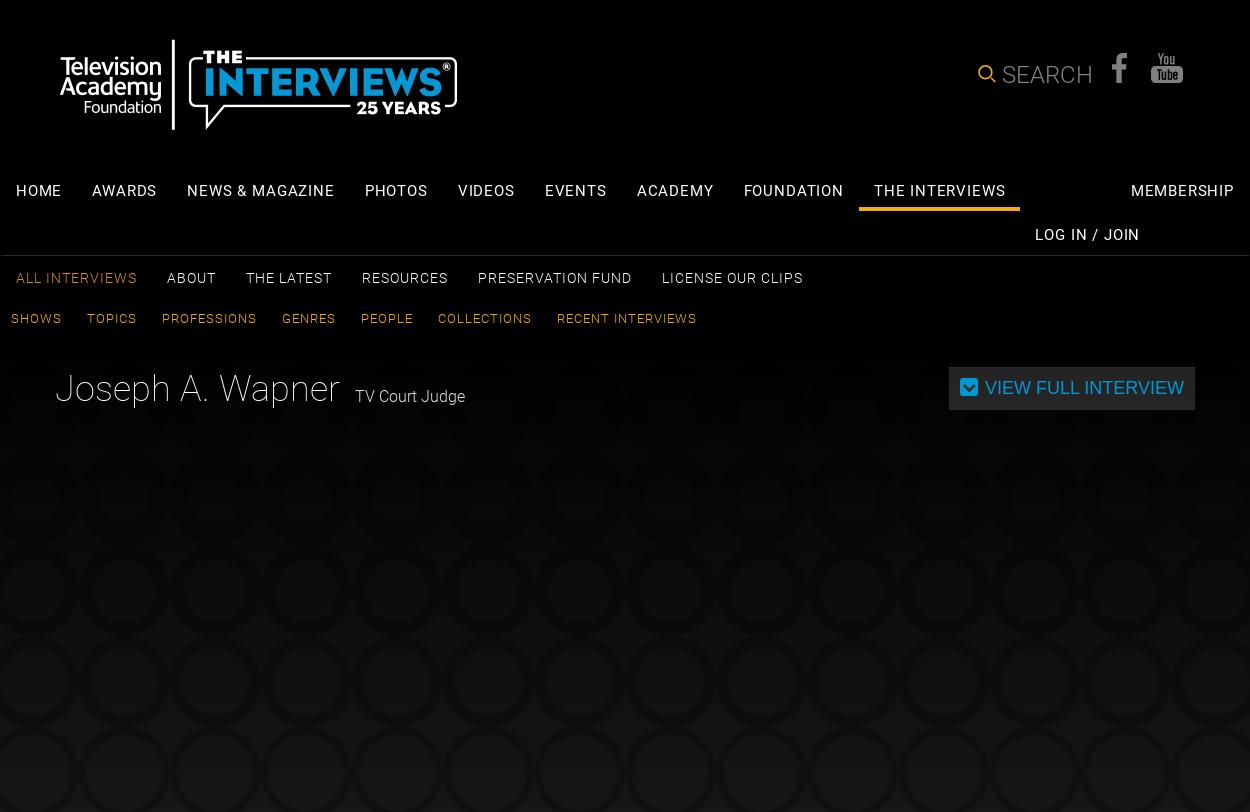 The height and width of the screenshot is (812, 1250). I want to click on 'Events', so click(574, 190).